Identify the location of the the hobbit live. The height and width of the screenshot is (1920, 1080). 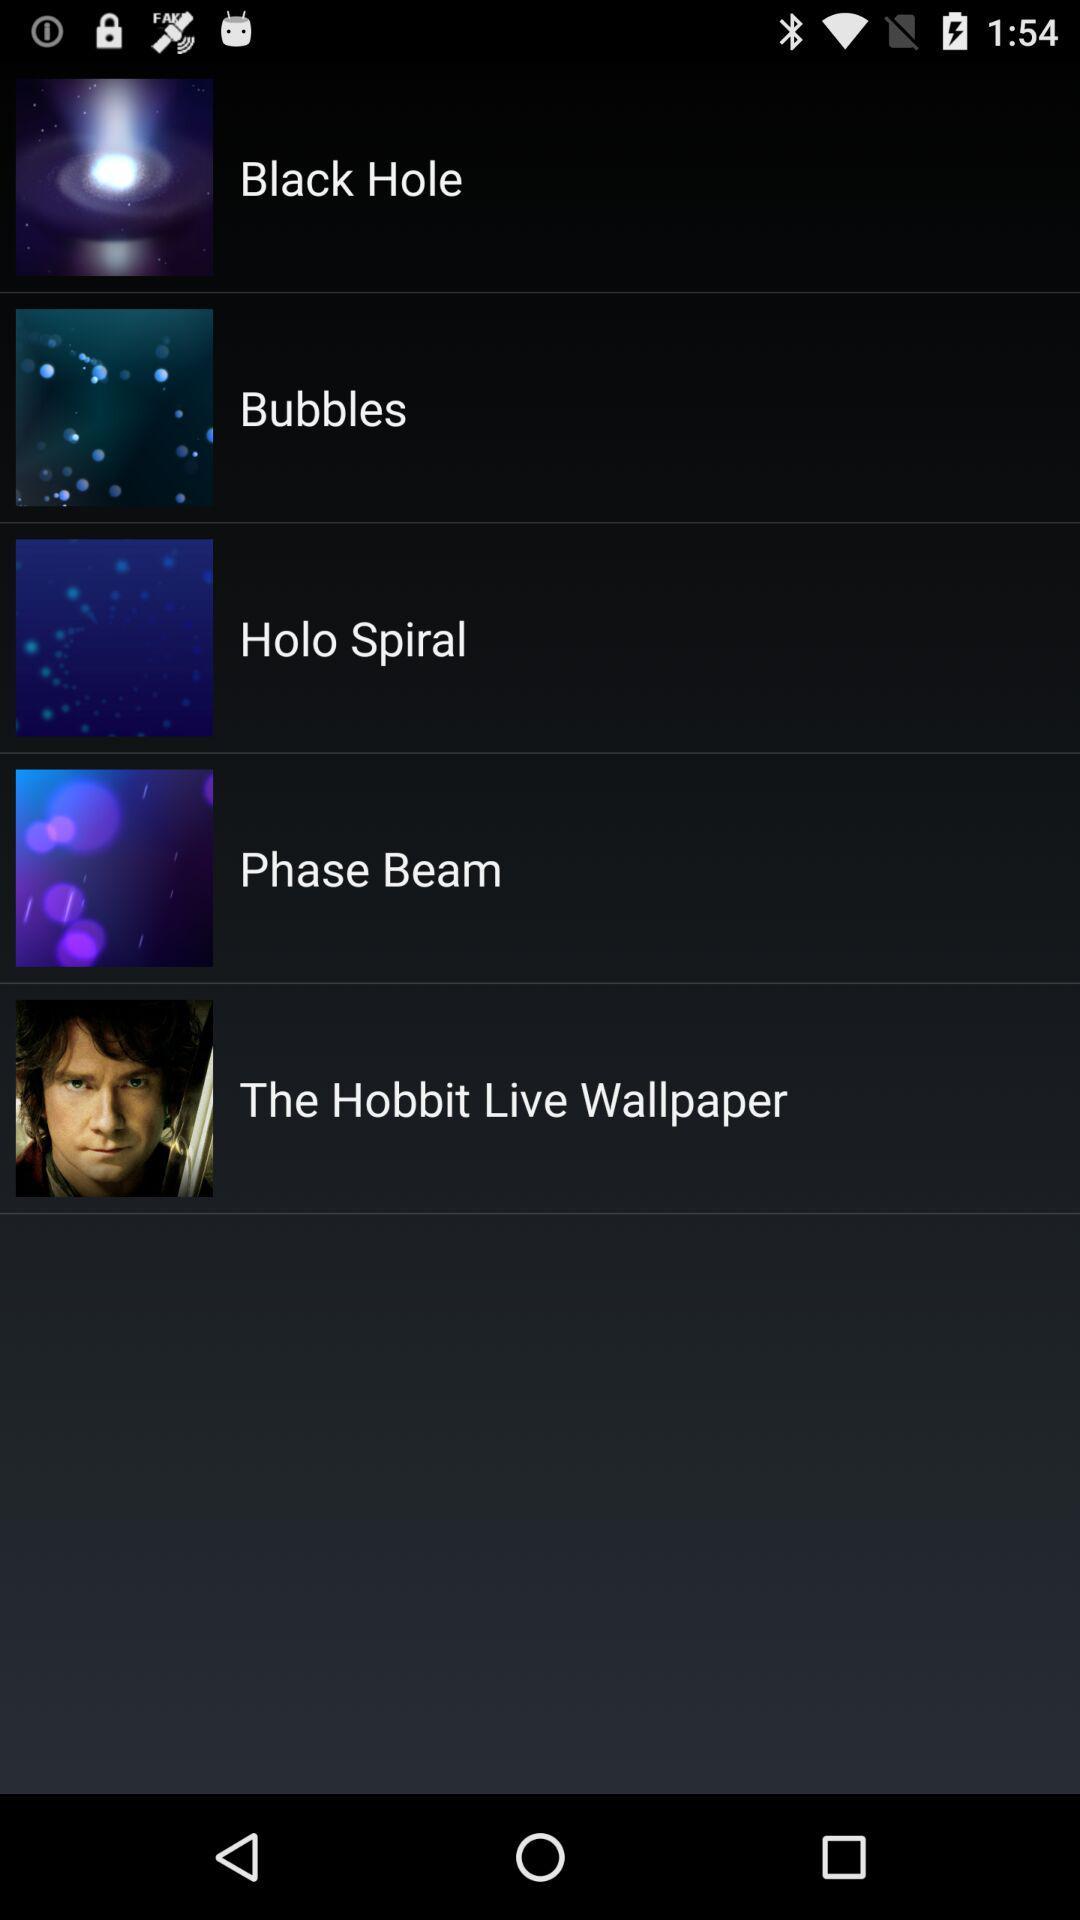
(512, 1097).